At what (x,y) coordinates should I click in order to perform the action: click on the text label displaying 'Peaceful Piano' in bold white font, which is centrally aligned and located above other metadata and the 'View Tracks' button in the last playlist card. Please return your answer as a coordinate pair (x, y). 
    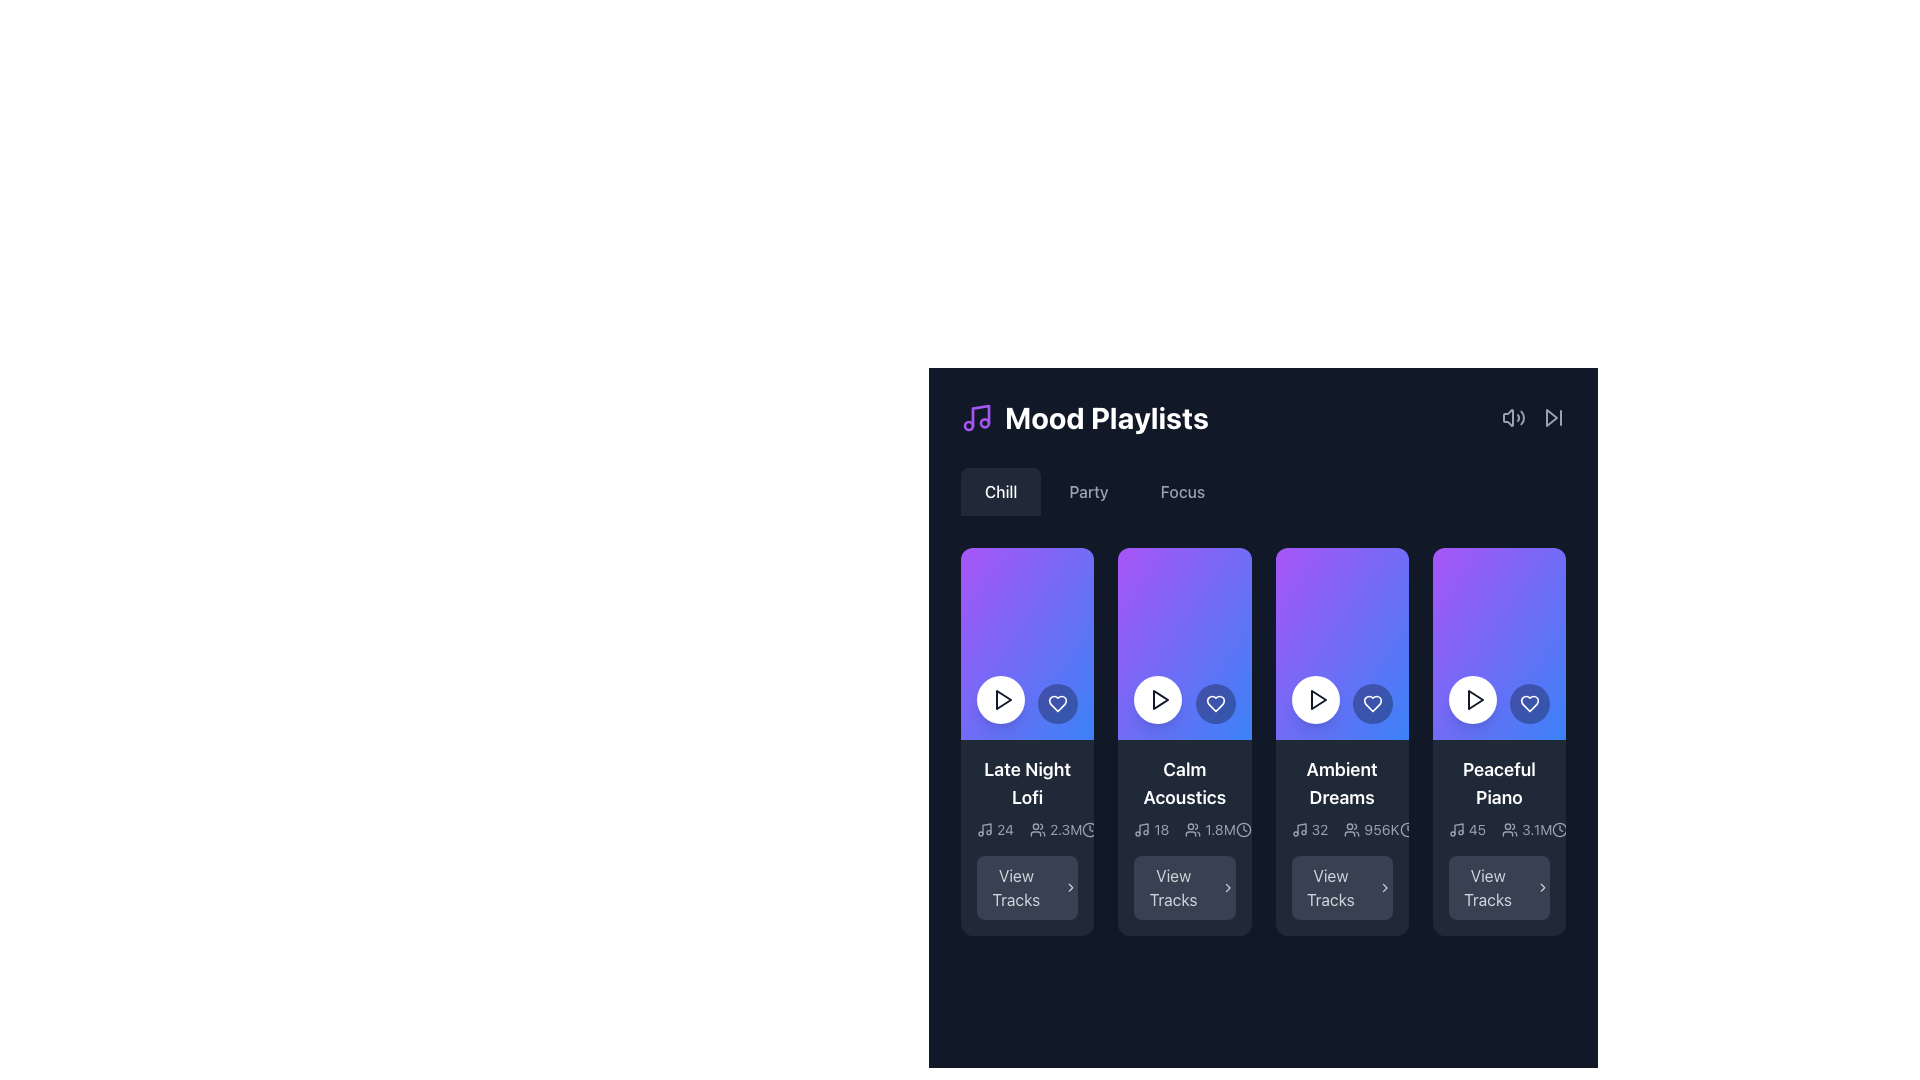
    Looking at the image, I should click on (1499, 782).